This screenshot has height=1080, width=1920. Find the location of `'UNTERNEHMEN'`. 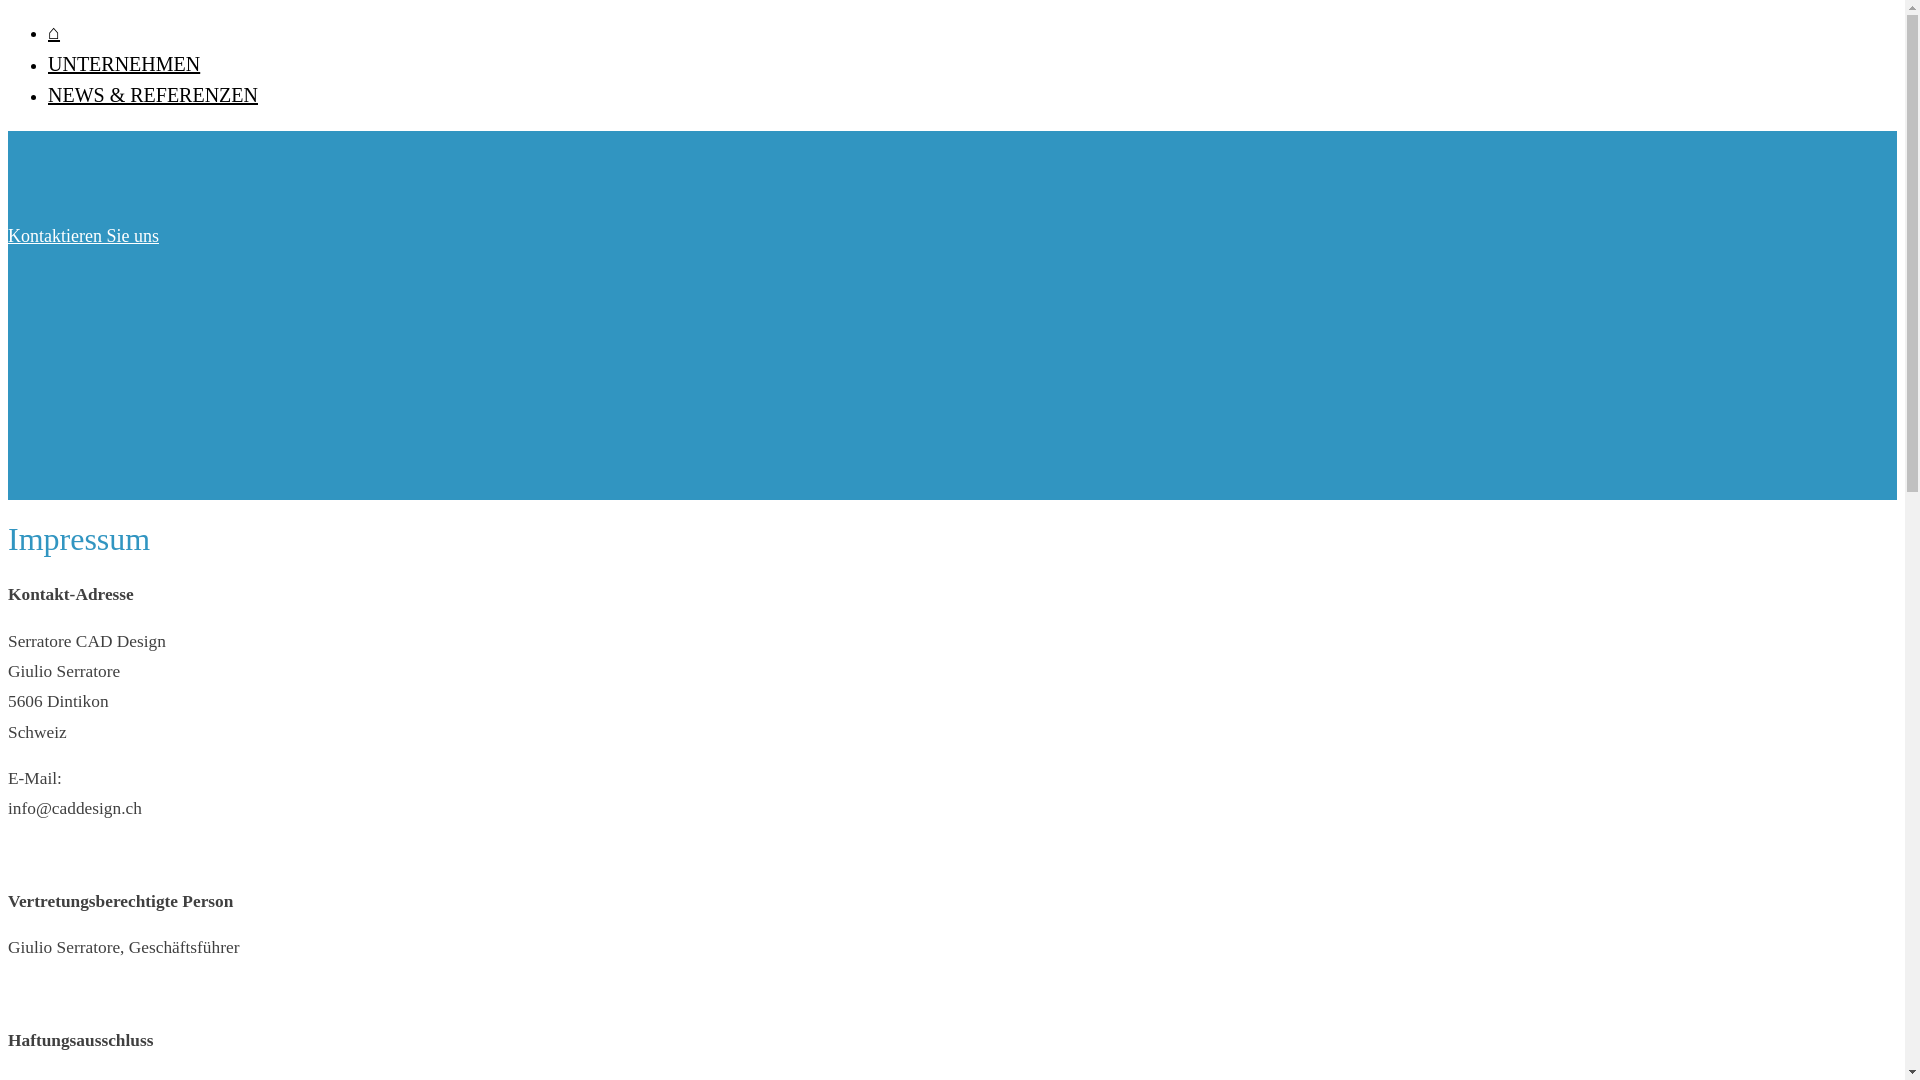

'UNTERNEHMEN' is located at coordinates (123, 61).